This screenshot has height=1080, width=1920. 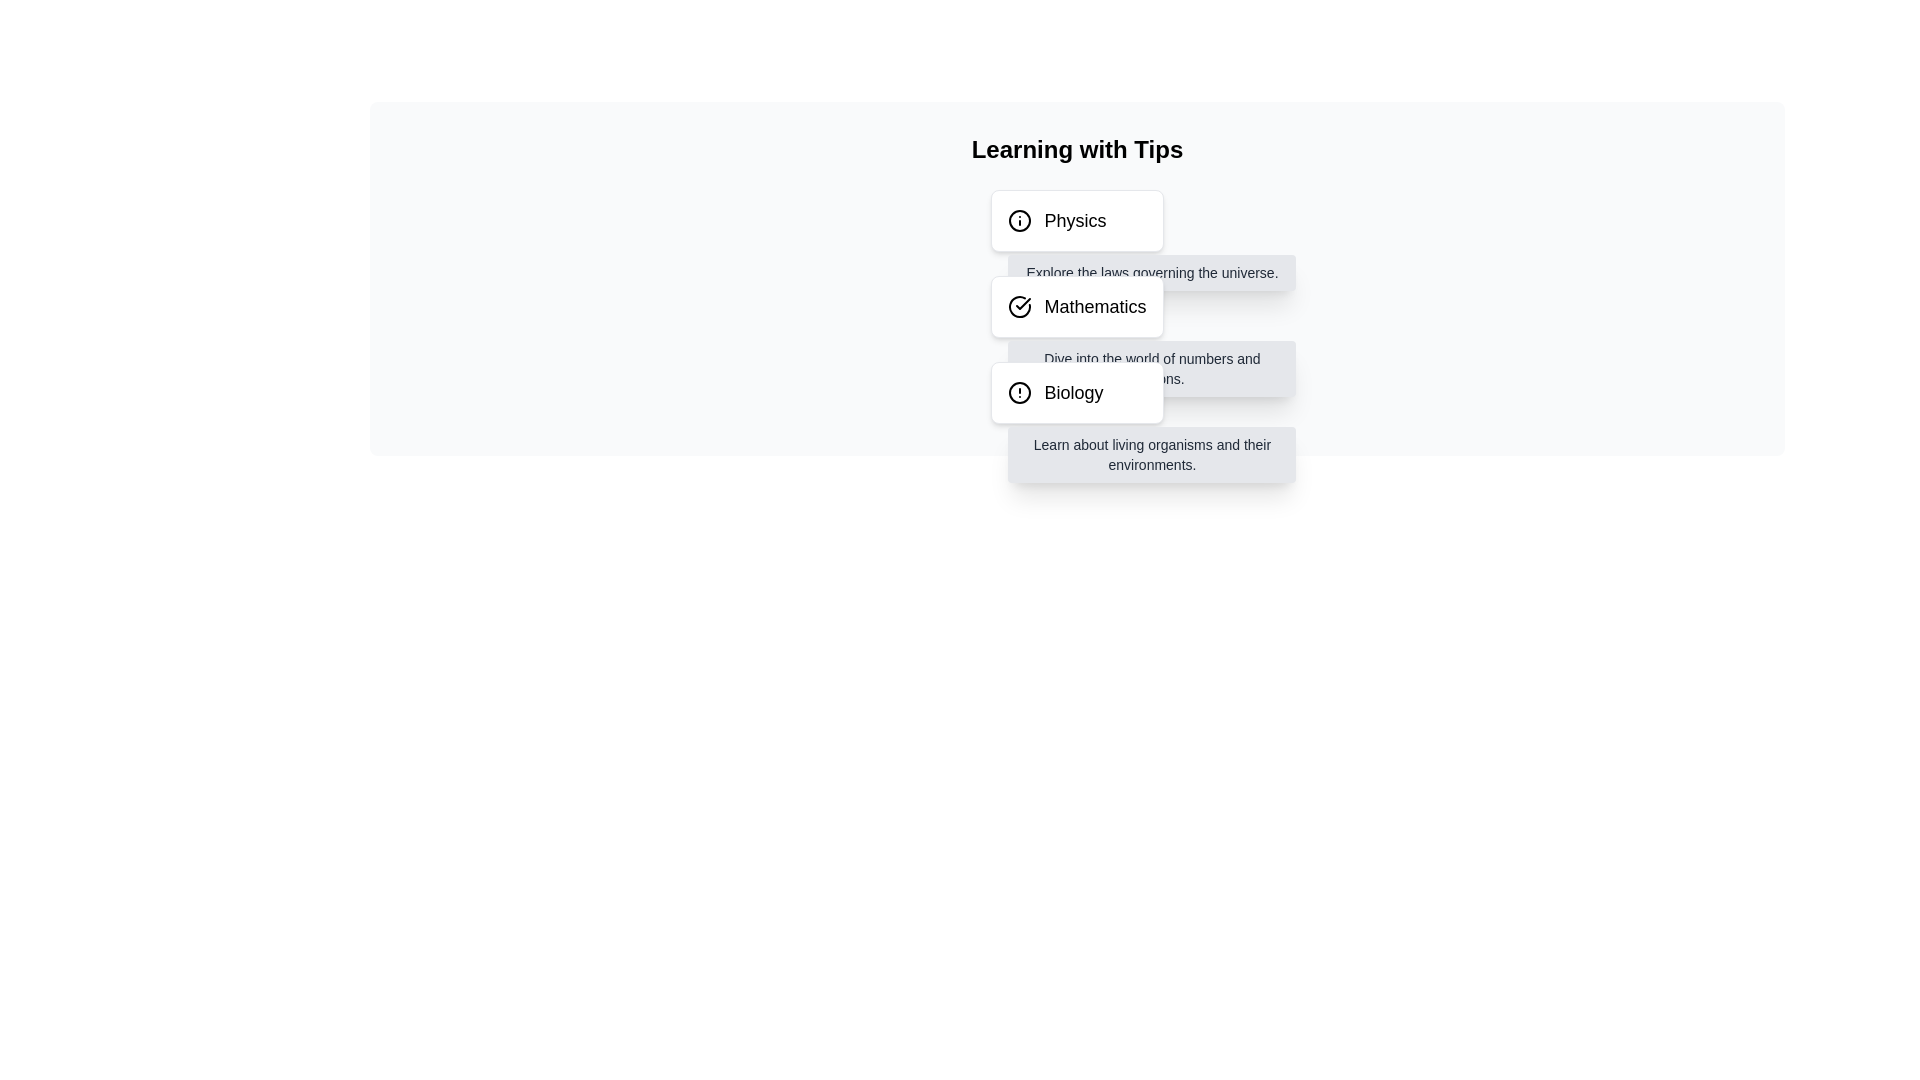 What do you see at coordinates (1152, 369) in the screenshot?
I see `the Informative Text displaying 'Dive into the world of numbers and equations.' located below the 'Mathematics' option in the 'Learning with Tips' interface` at bounding box center [1152, 369].